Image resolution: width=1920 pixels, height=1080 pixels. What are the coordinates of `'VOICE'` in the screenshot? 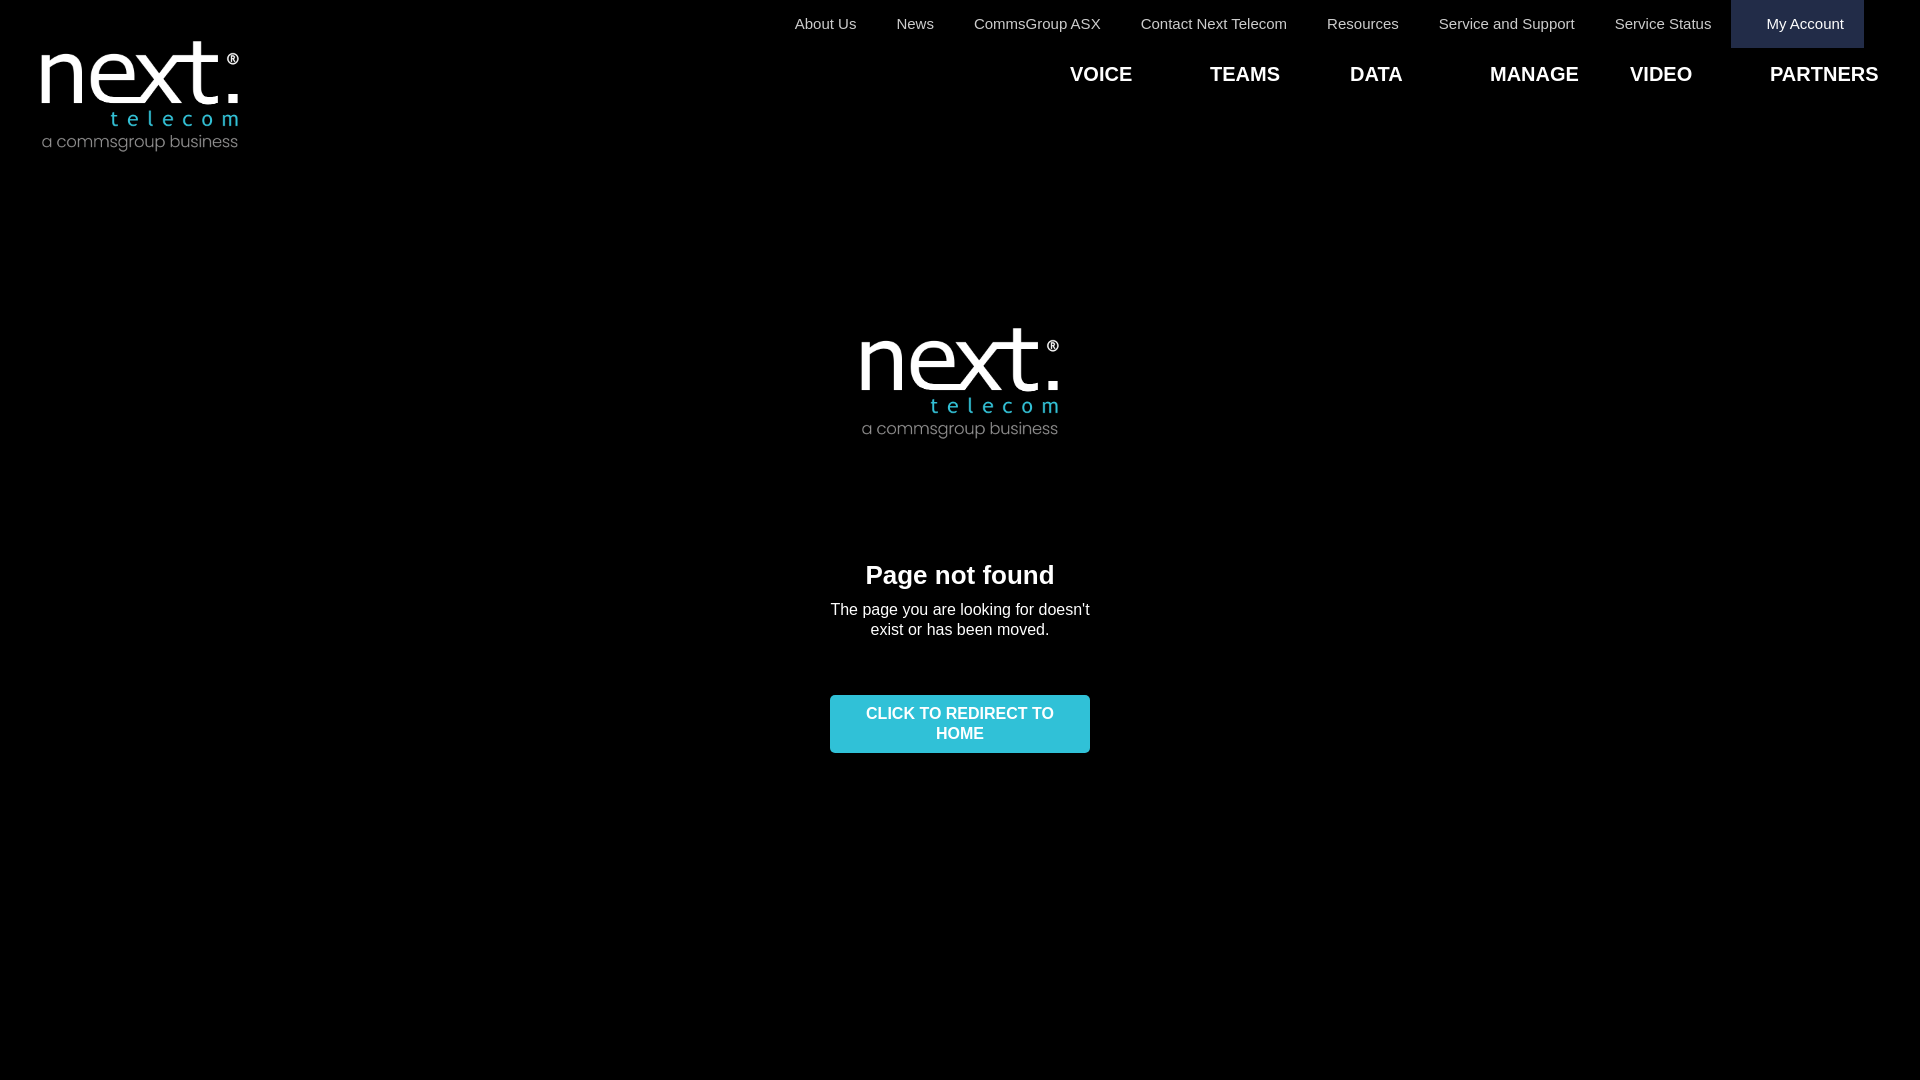 It's located at (1140, 75).